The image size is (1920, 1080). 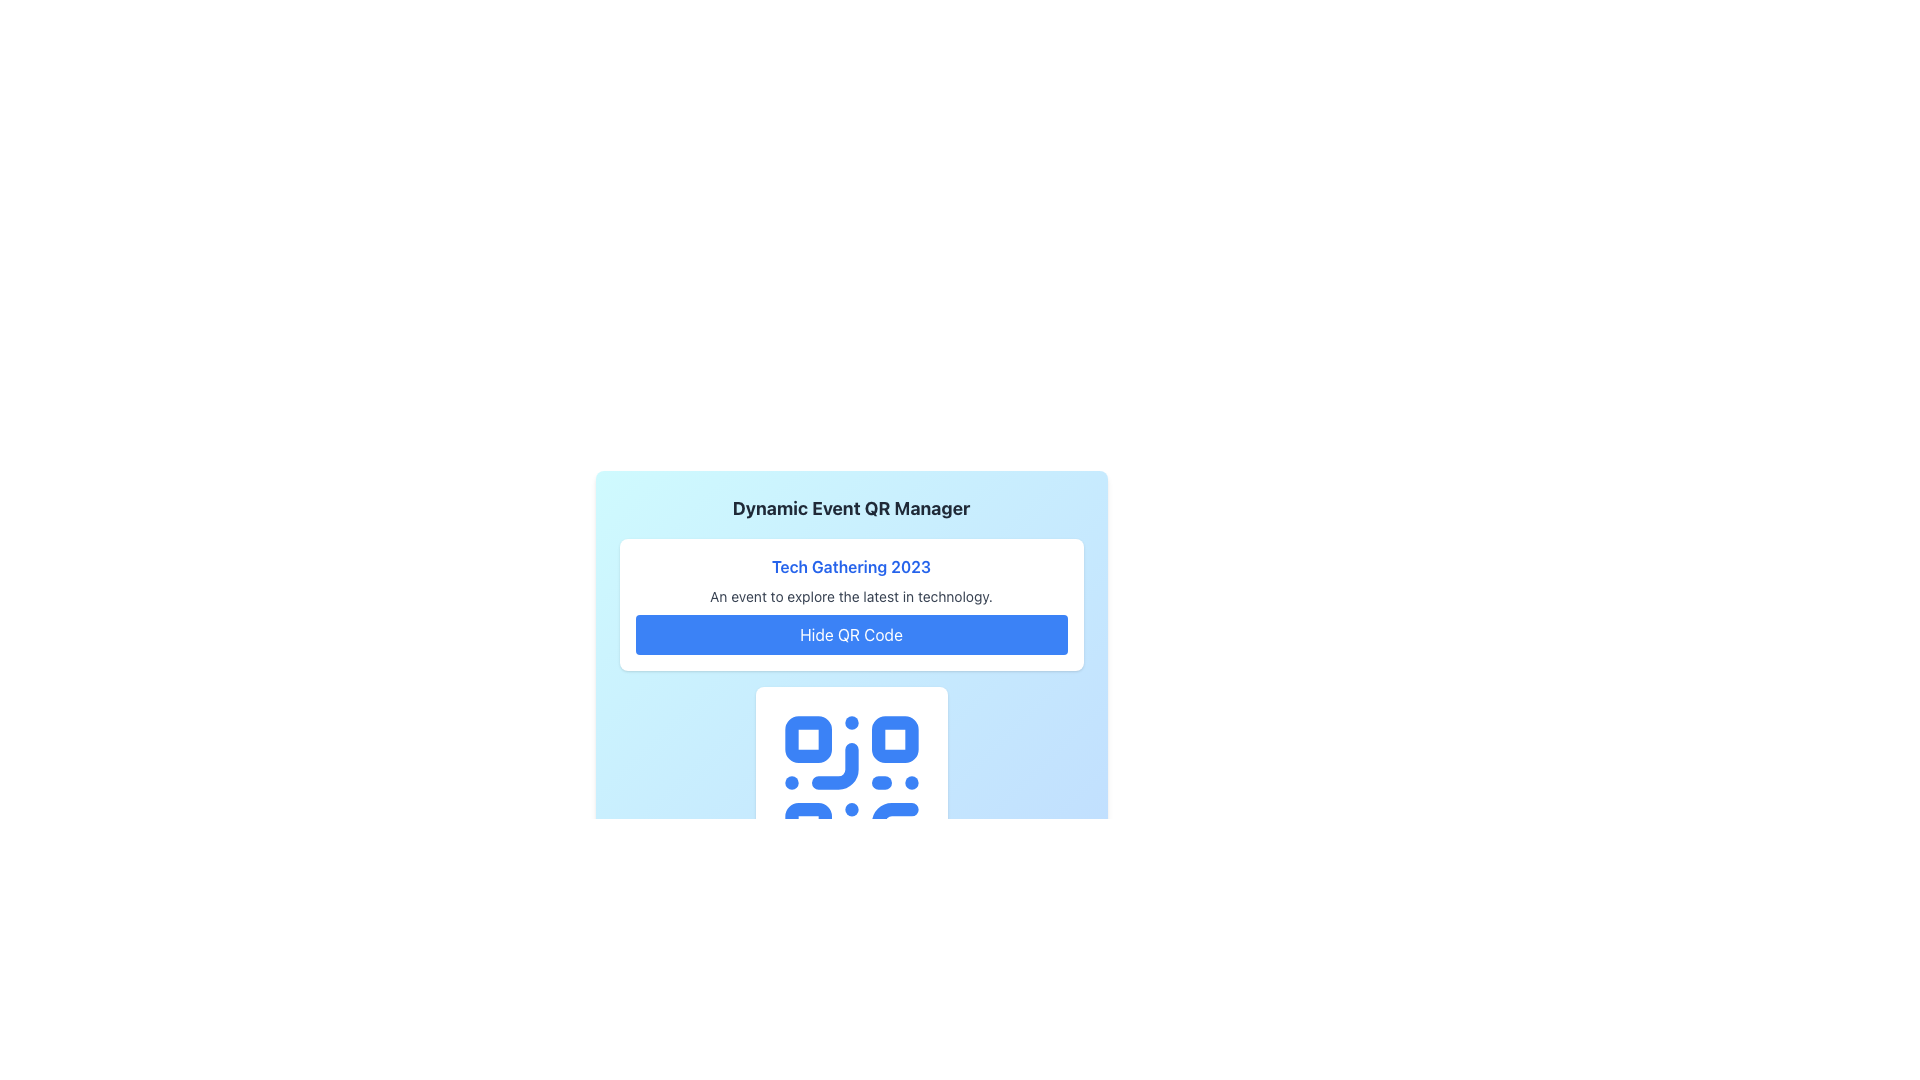 I want to click on the third square in the bottom-left cluster of the QR code graphic, which is part of the pattern for QR scanning, so click(x=808, y=826).